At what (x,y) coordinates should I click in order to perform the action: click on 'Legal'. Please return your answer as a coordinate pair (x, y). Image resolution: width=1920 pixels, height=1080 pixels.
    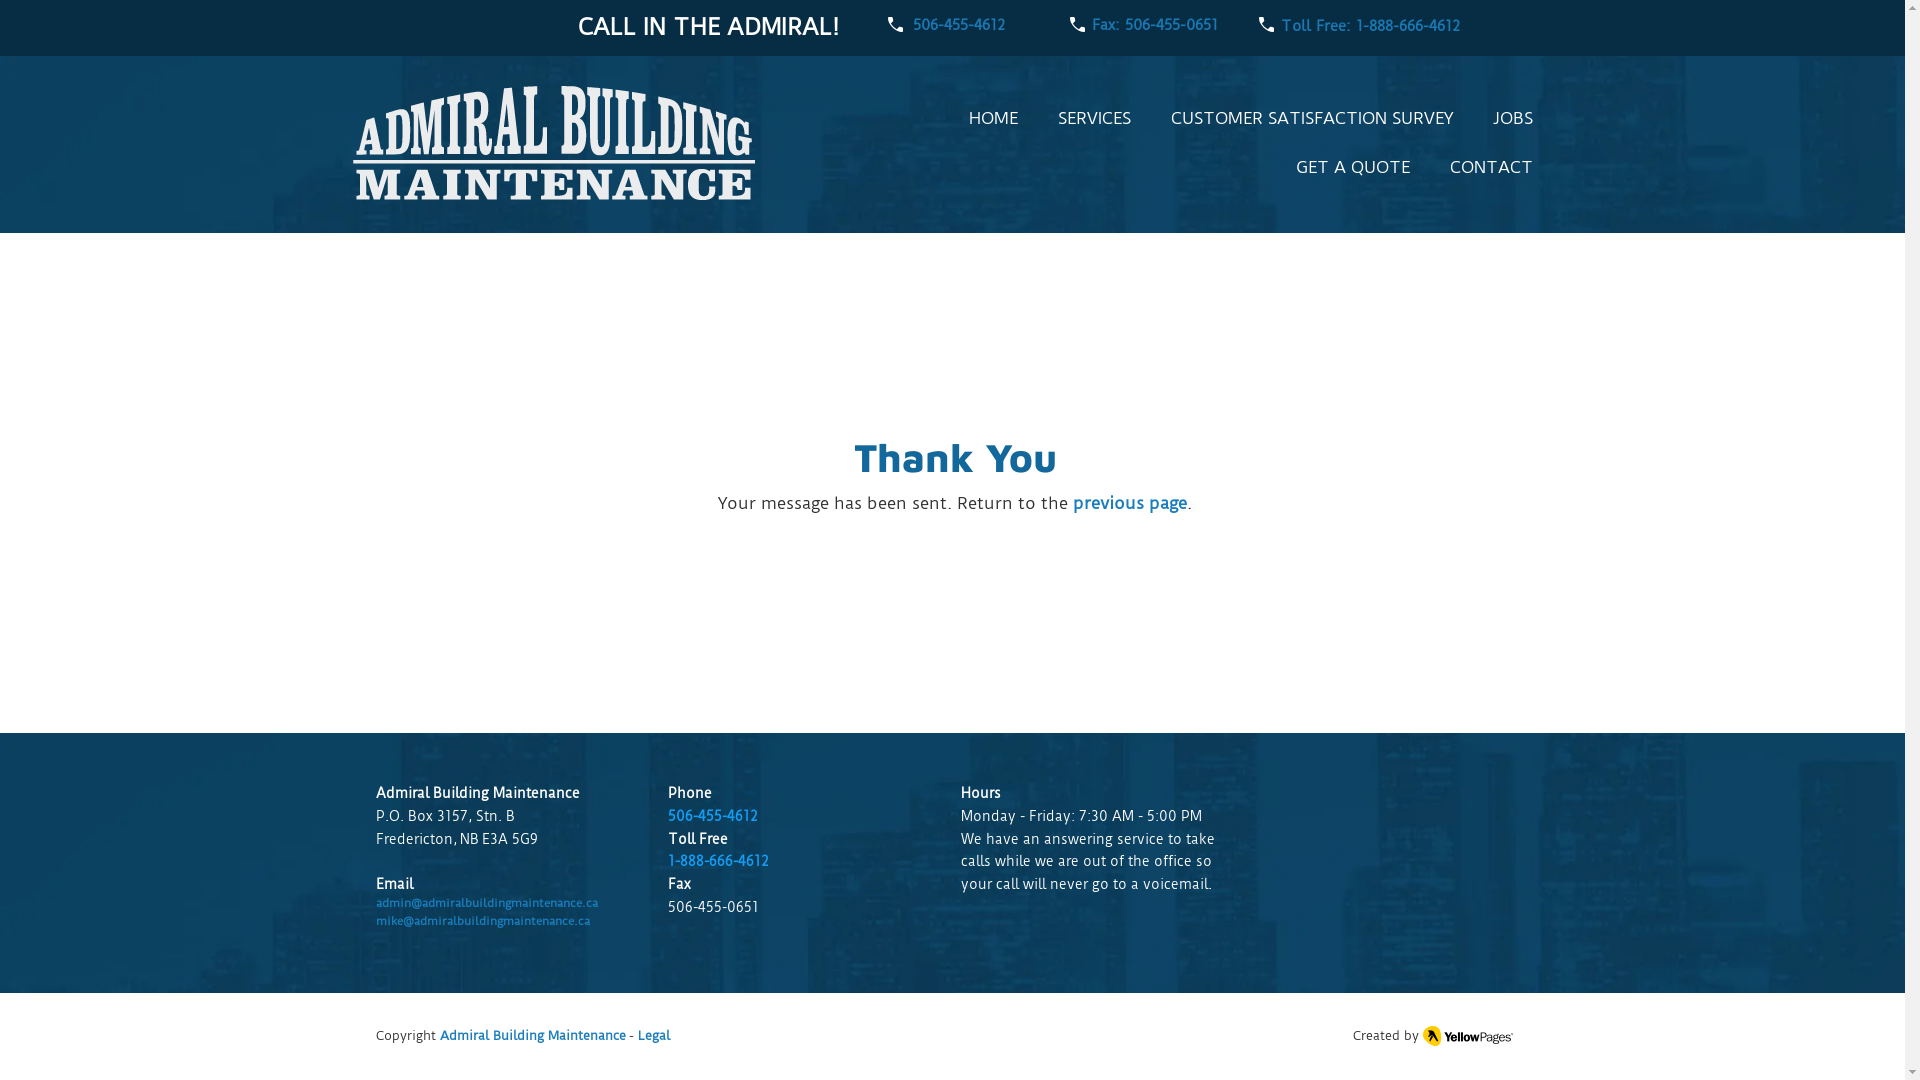
    Looking at the image, I should click on (652, 1035).